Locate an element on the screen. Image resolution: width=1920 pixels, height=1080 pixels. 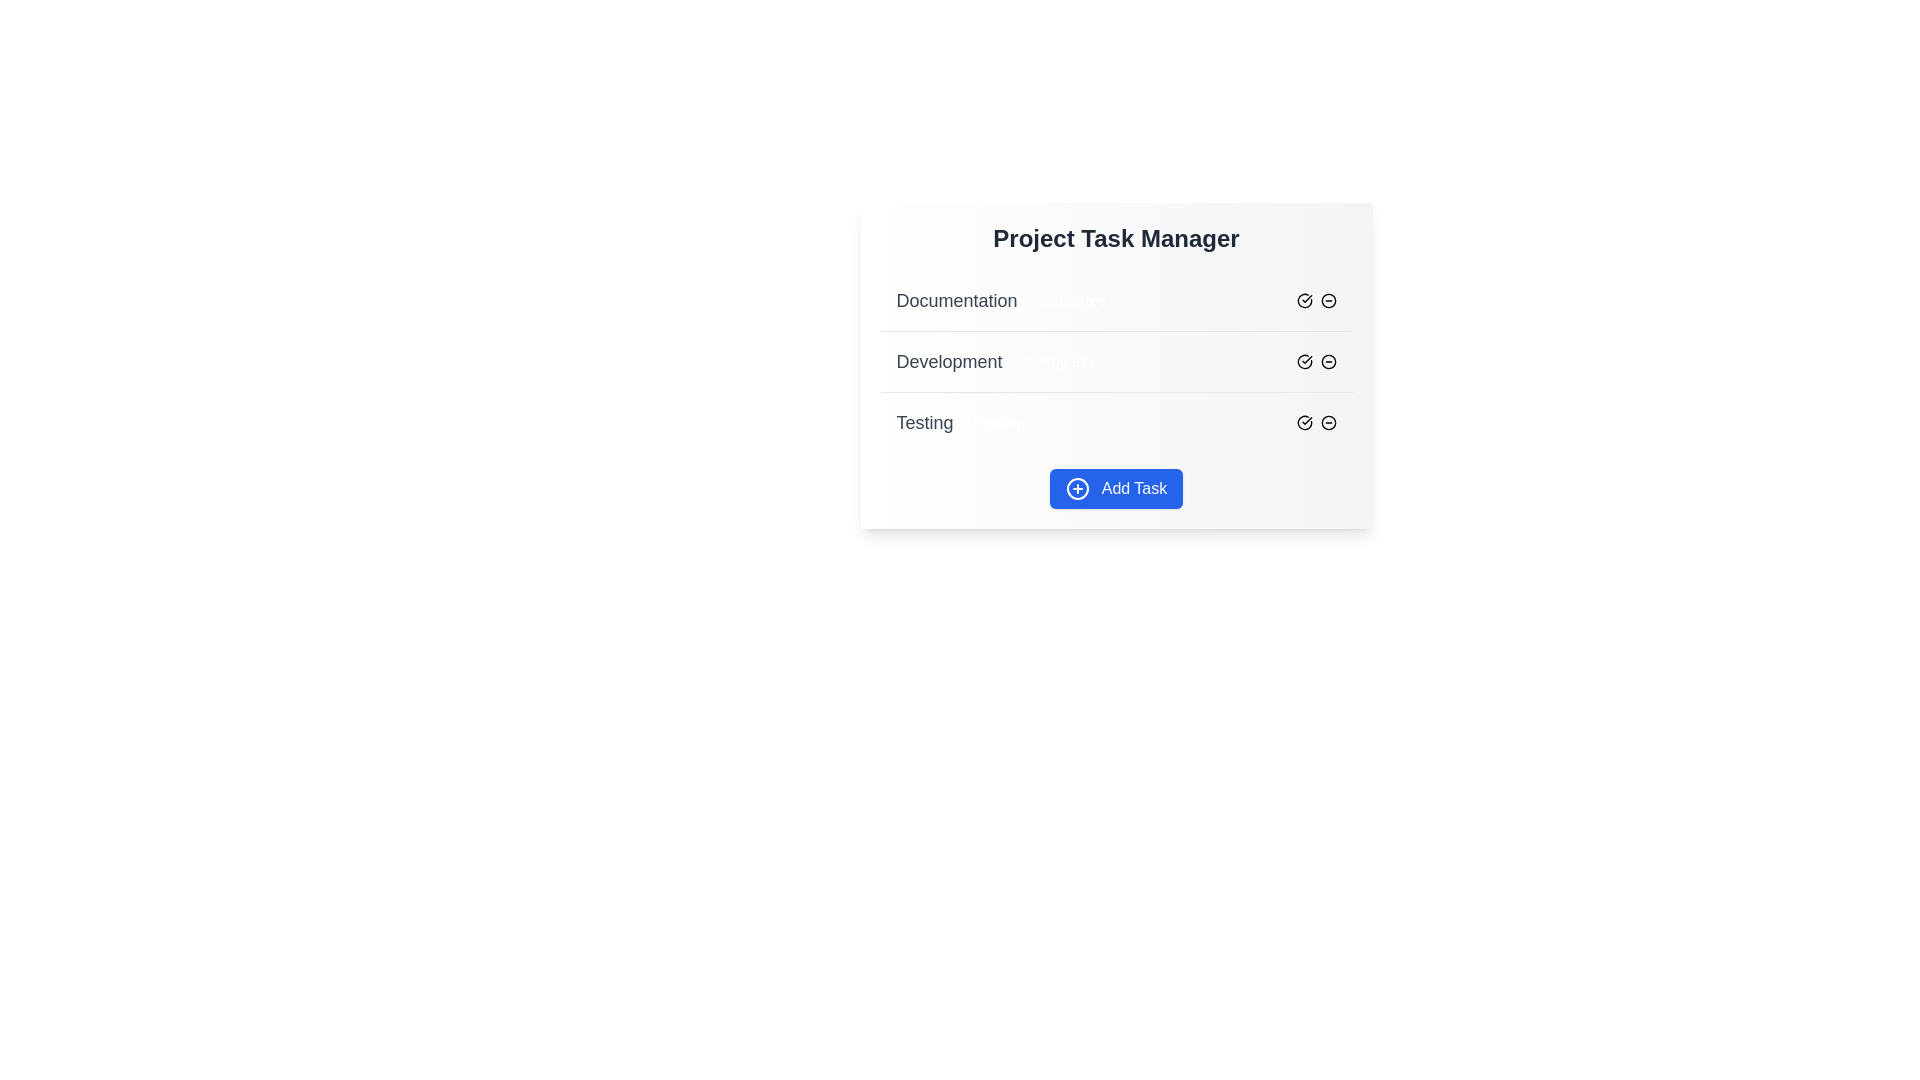
the delete button located at the end of the row associated with the task labeled 'Testing' is located at coordinates (1328, 422).